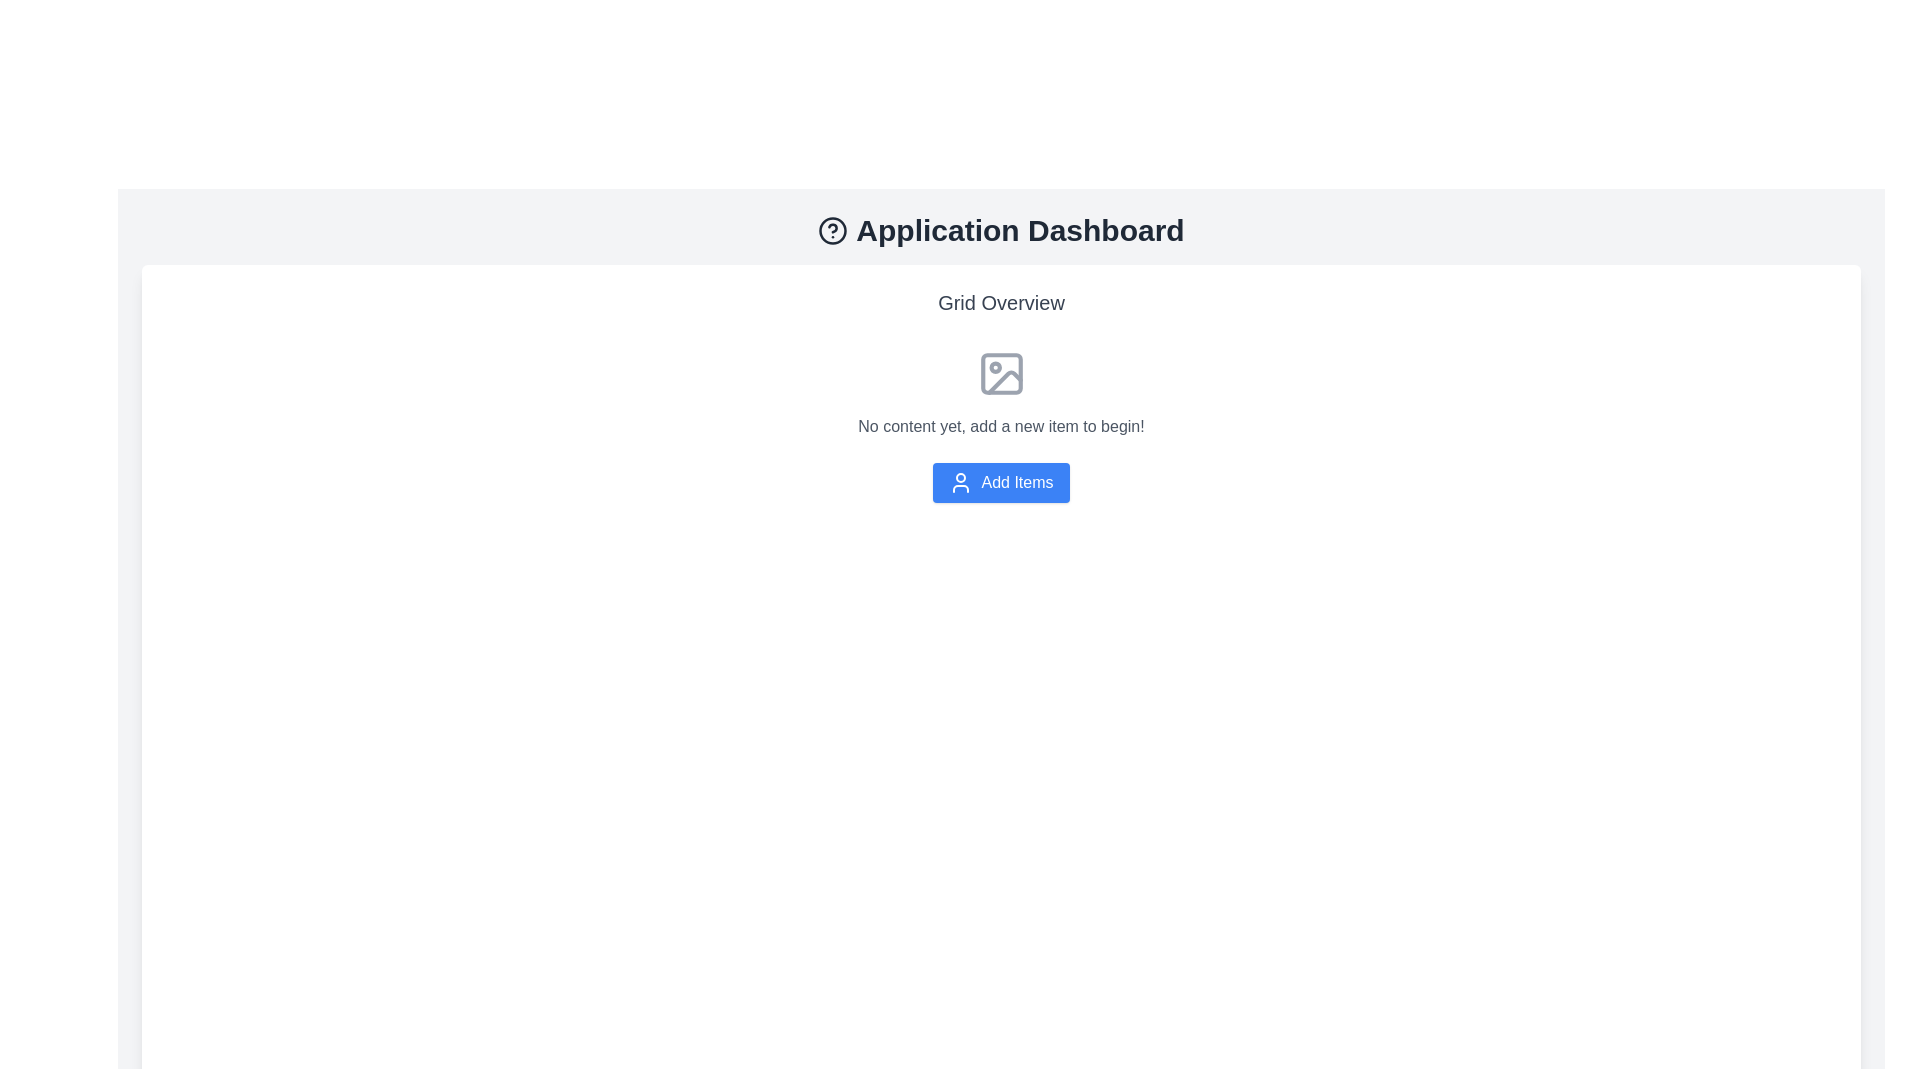 This screenshot has width=1920, height=1080. I want to click on the circular SVG component with a solid border located at the center of the question mark icon in the horizontal header, positioned to the left of the 'Application Dashboard' title, so click(833, 230).